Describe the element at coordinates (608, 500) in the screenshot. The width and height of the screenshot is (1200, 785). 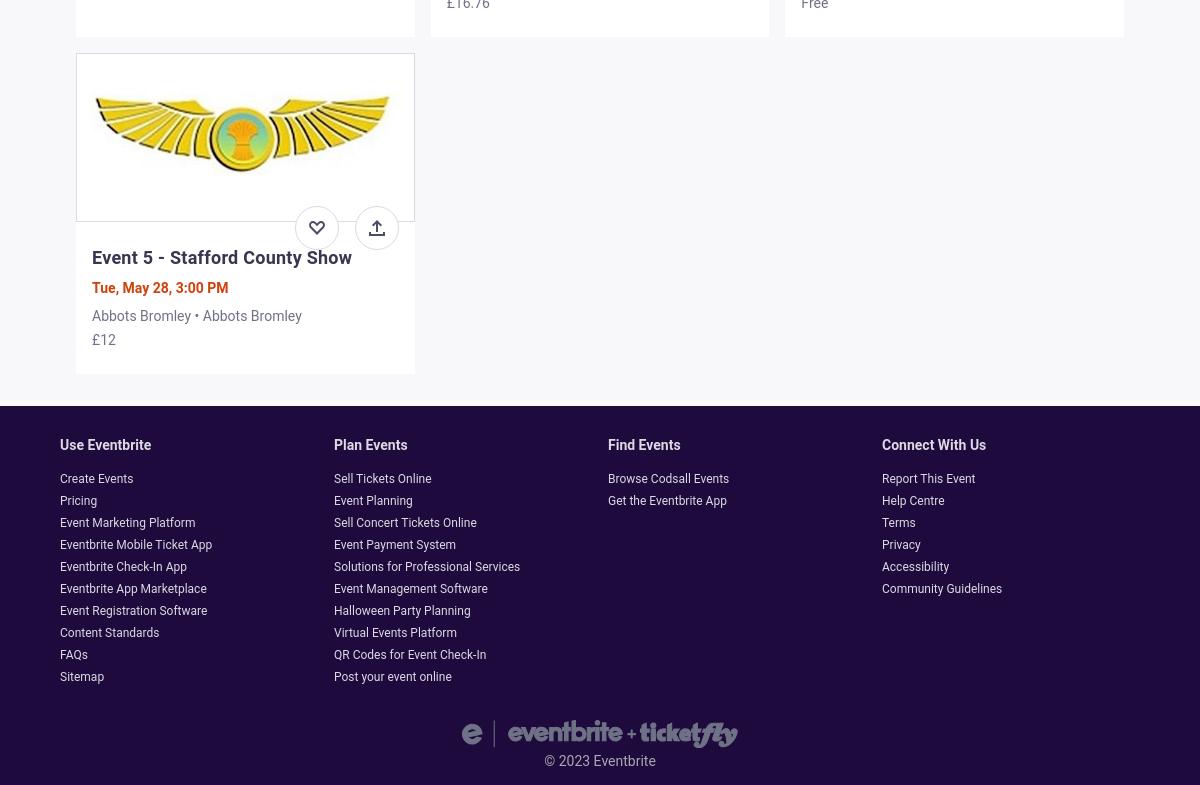
I see `'Get the Eventbrite App'` at that location.